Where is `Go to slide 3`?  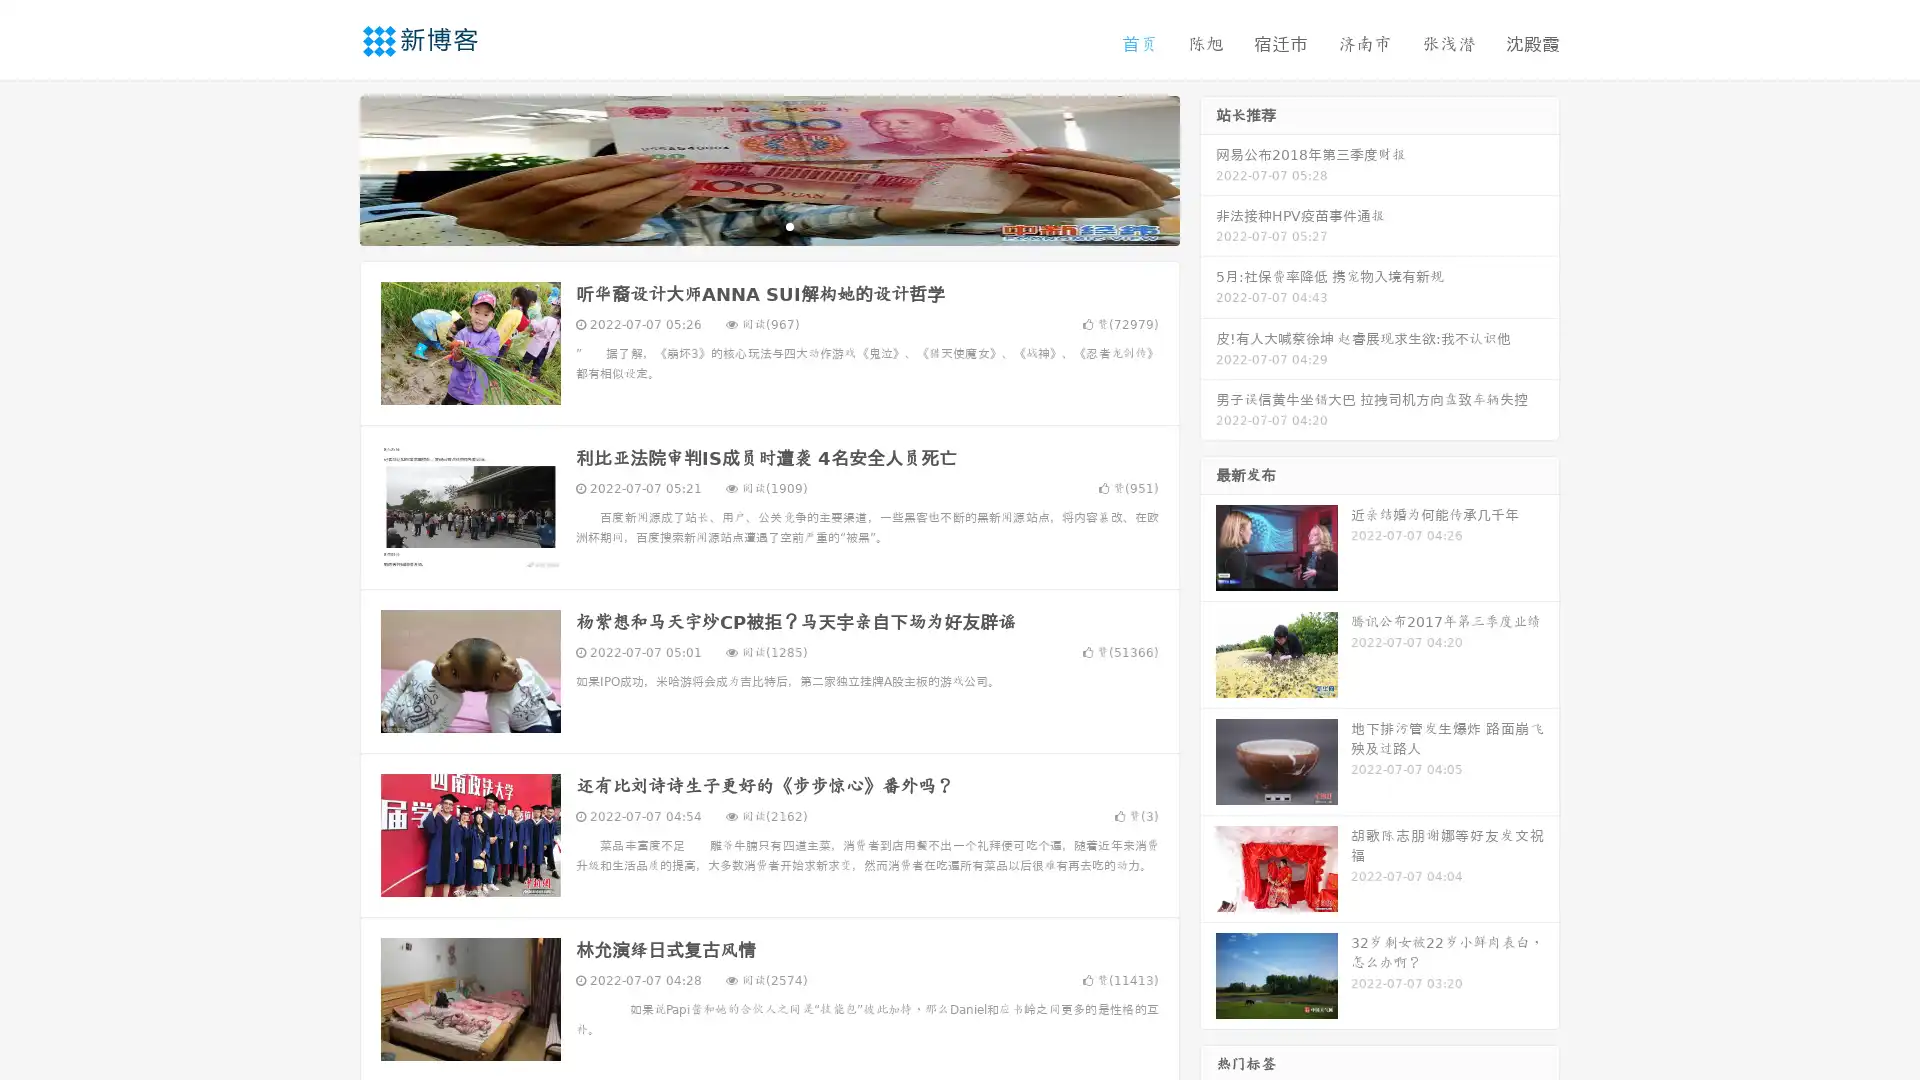 Go to slide 3 is located at coordinates (789, 225).